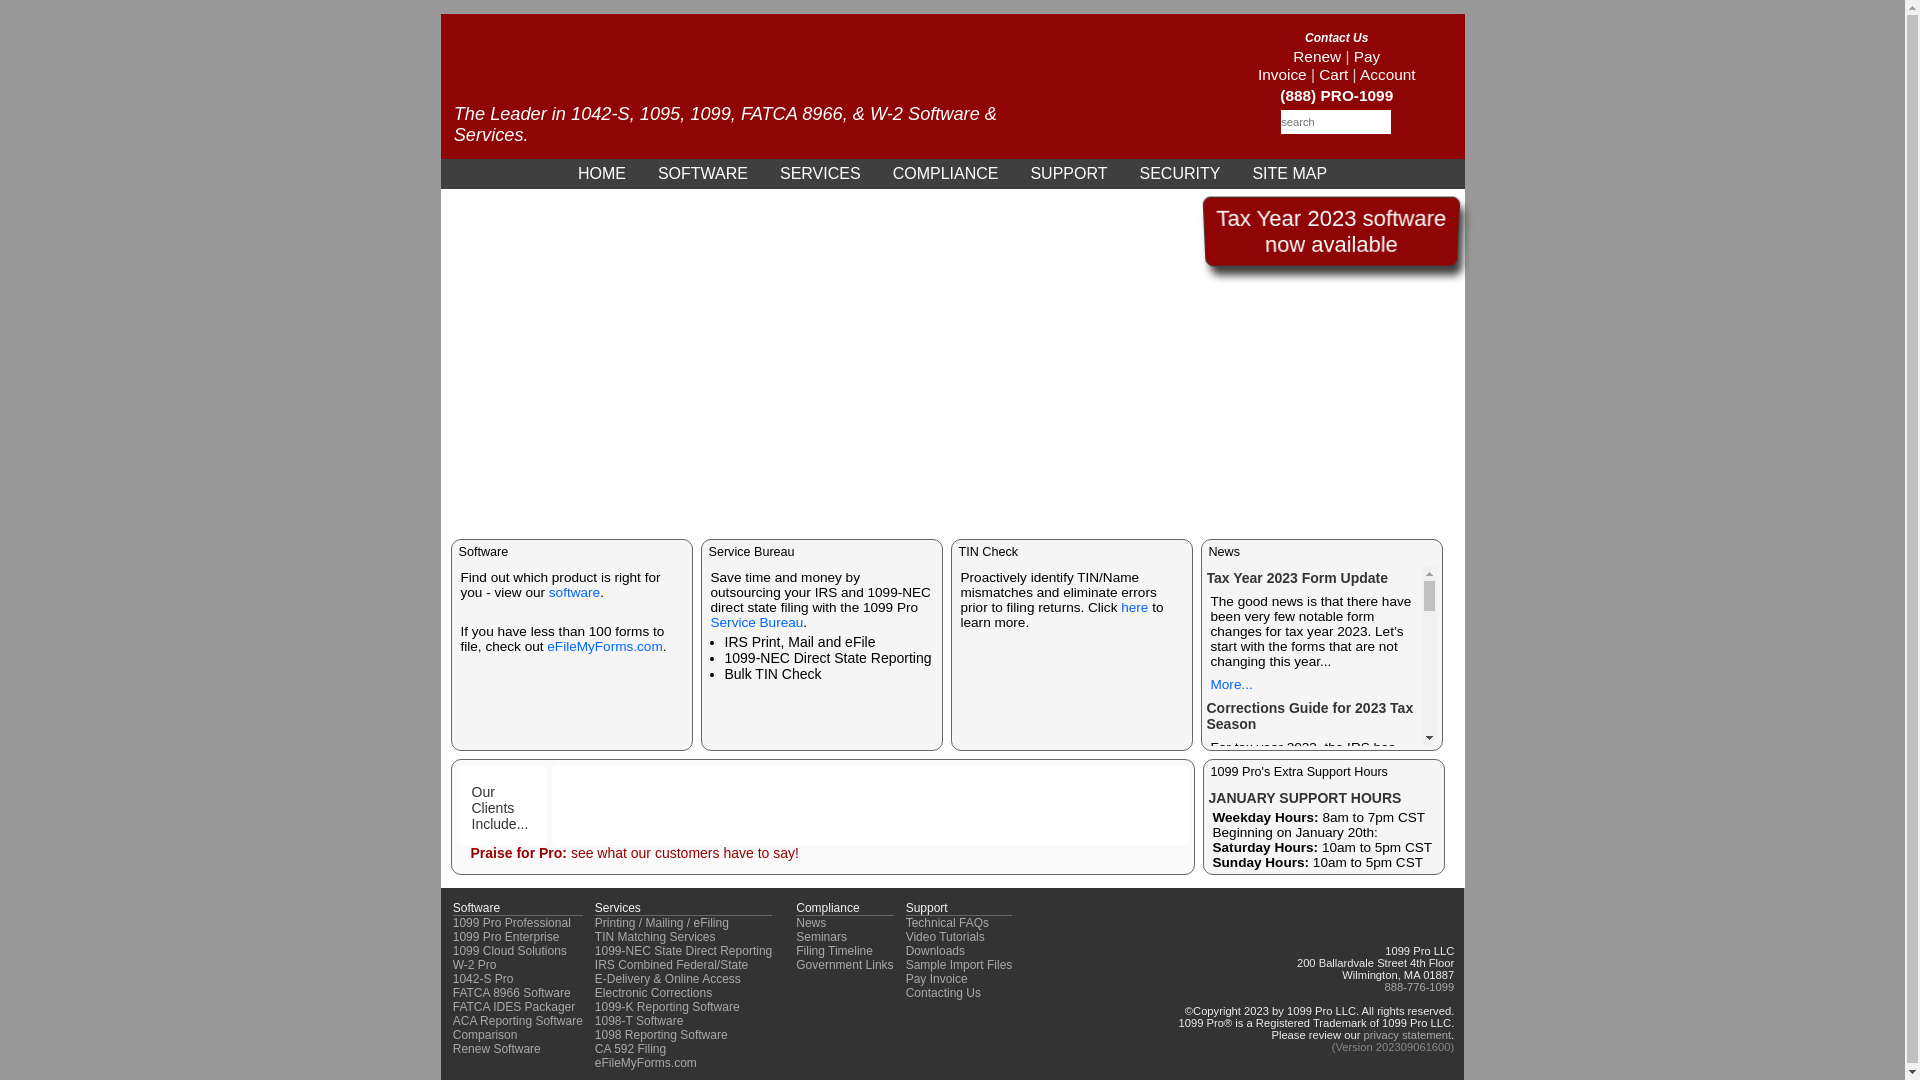 This screenshot has width=1920, height=1080. What do you see at coordinates (1336, 95) in the screenshot?
I see `'(888) PRO-1099'` at bounding box center [1336, 95].